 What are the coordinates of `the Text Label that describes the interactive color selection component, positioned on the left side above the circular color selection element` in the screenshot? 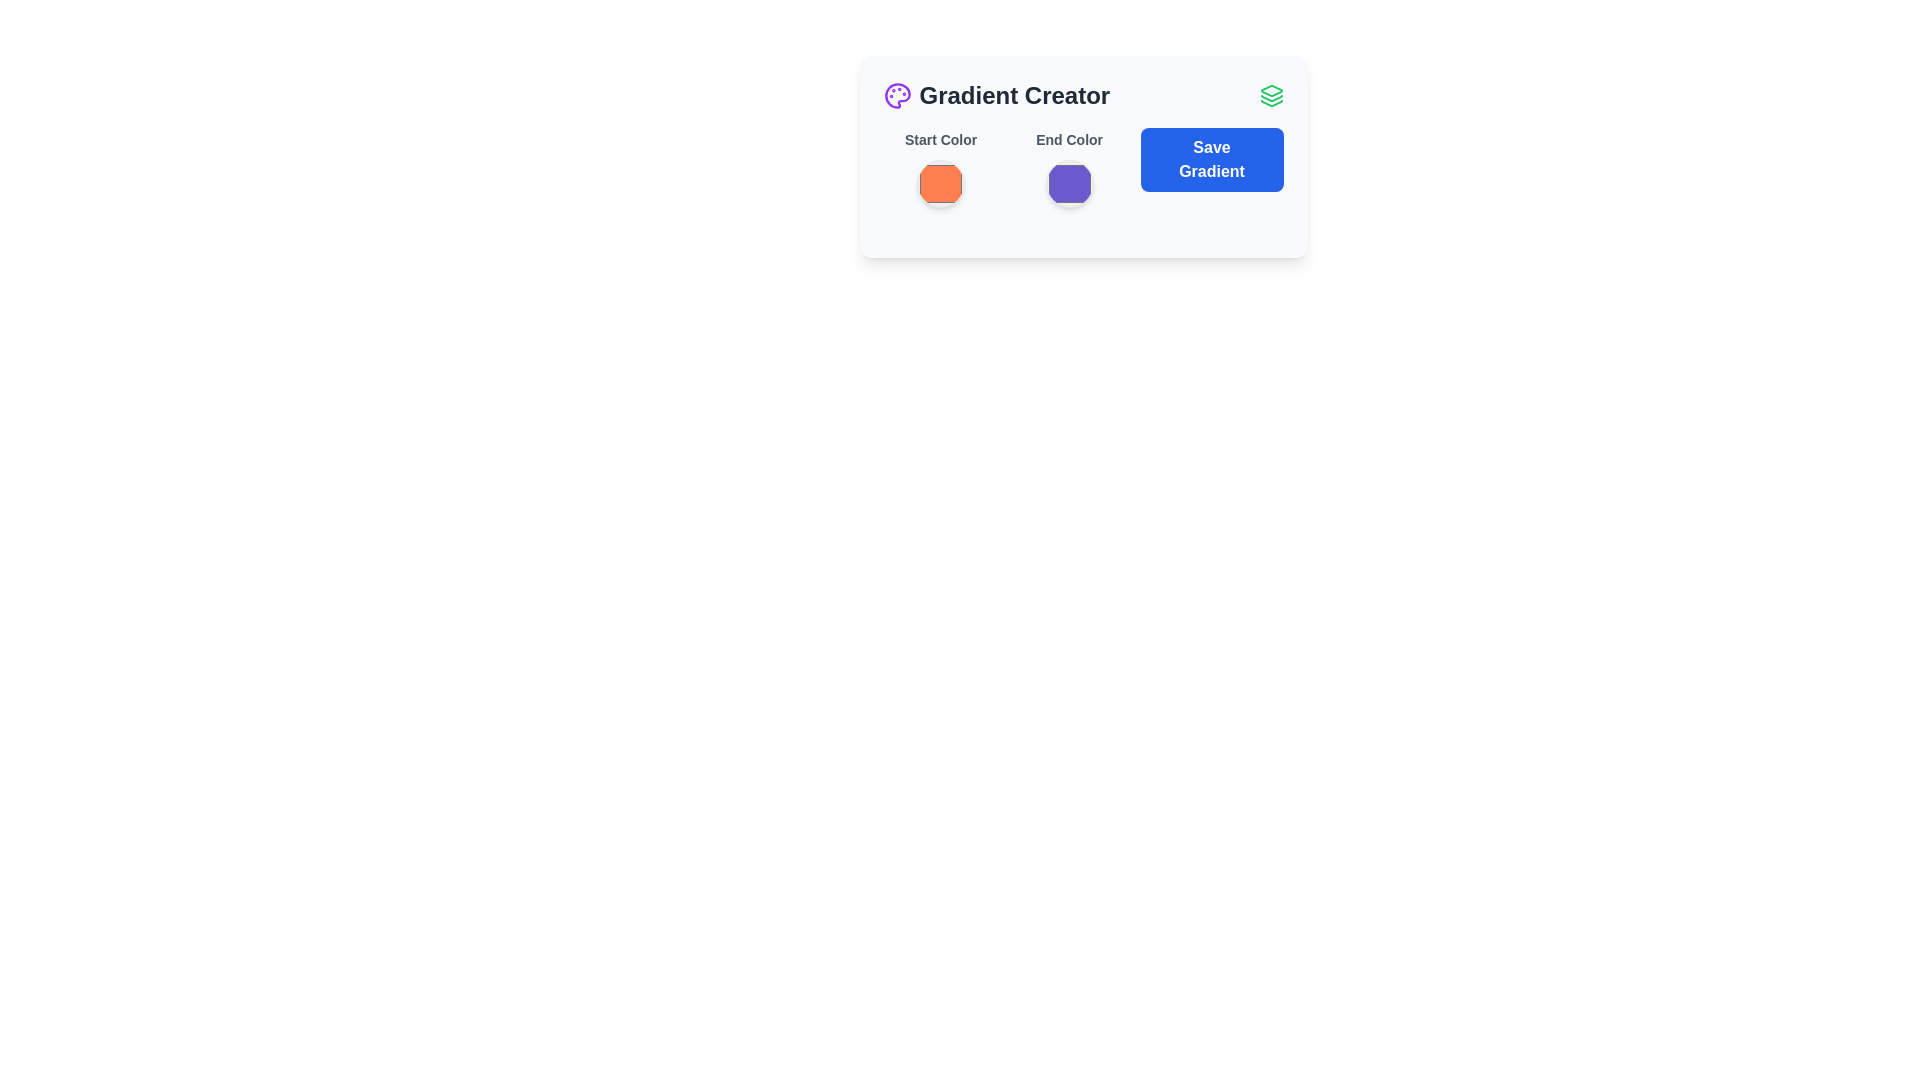 It's located at (939, 138).